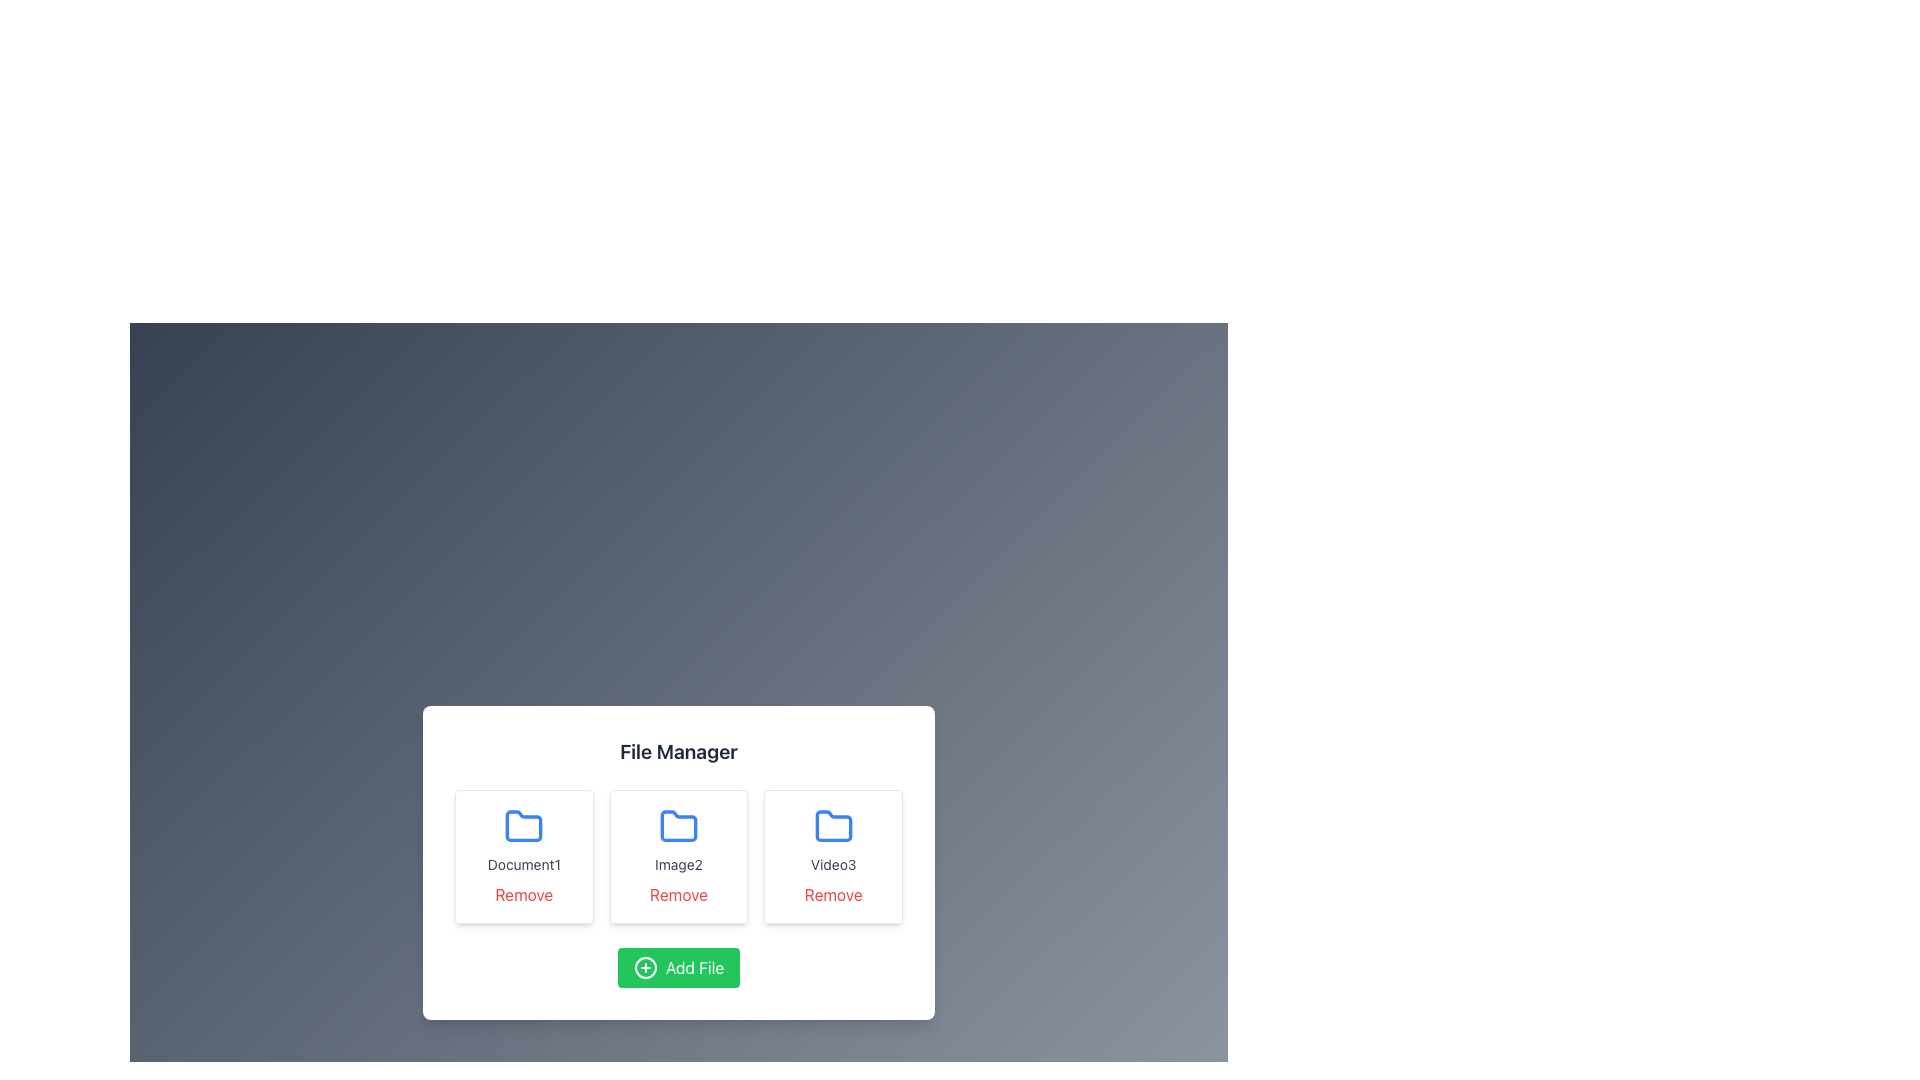  I want to click on the 'Remove' action link on the second File entry card in the grid layout under the 'File Manager' heading, so click(678, 862).